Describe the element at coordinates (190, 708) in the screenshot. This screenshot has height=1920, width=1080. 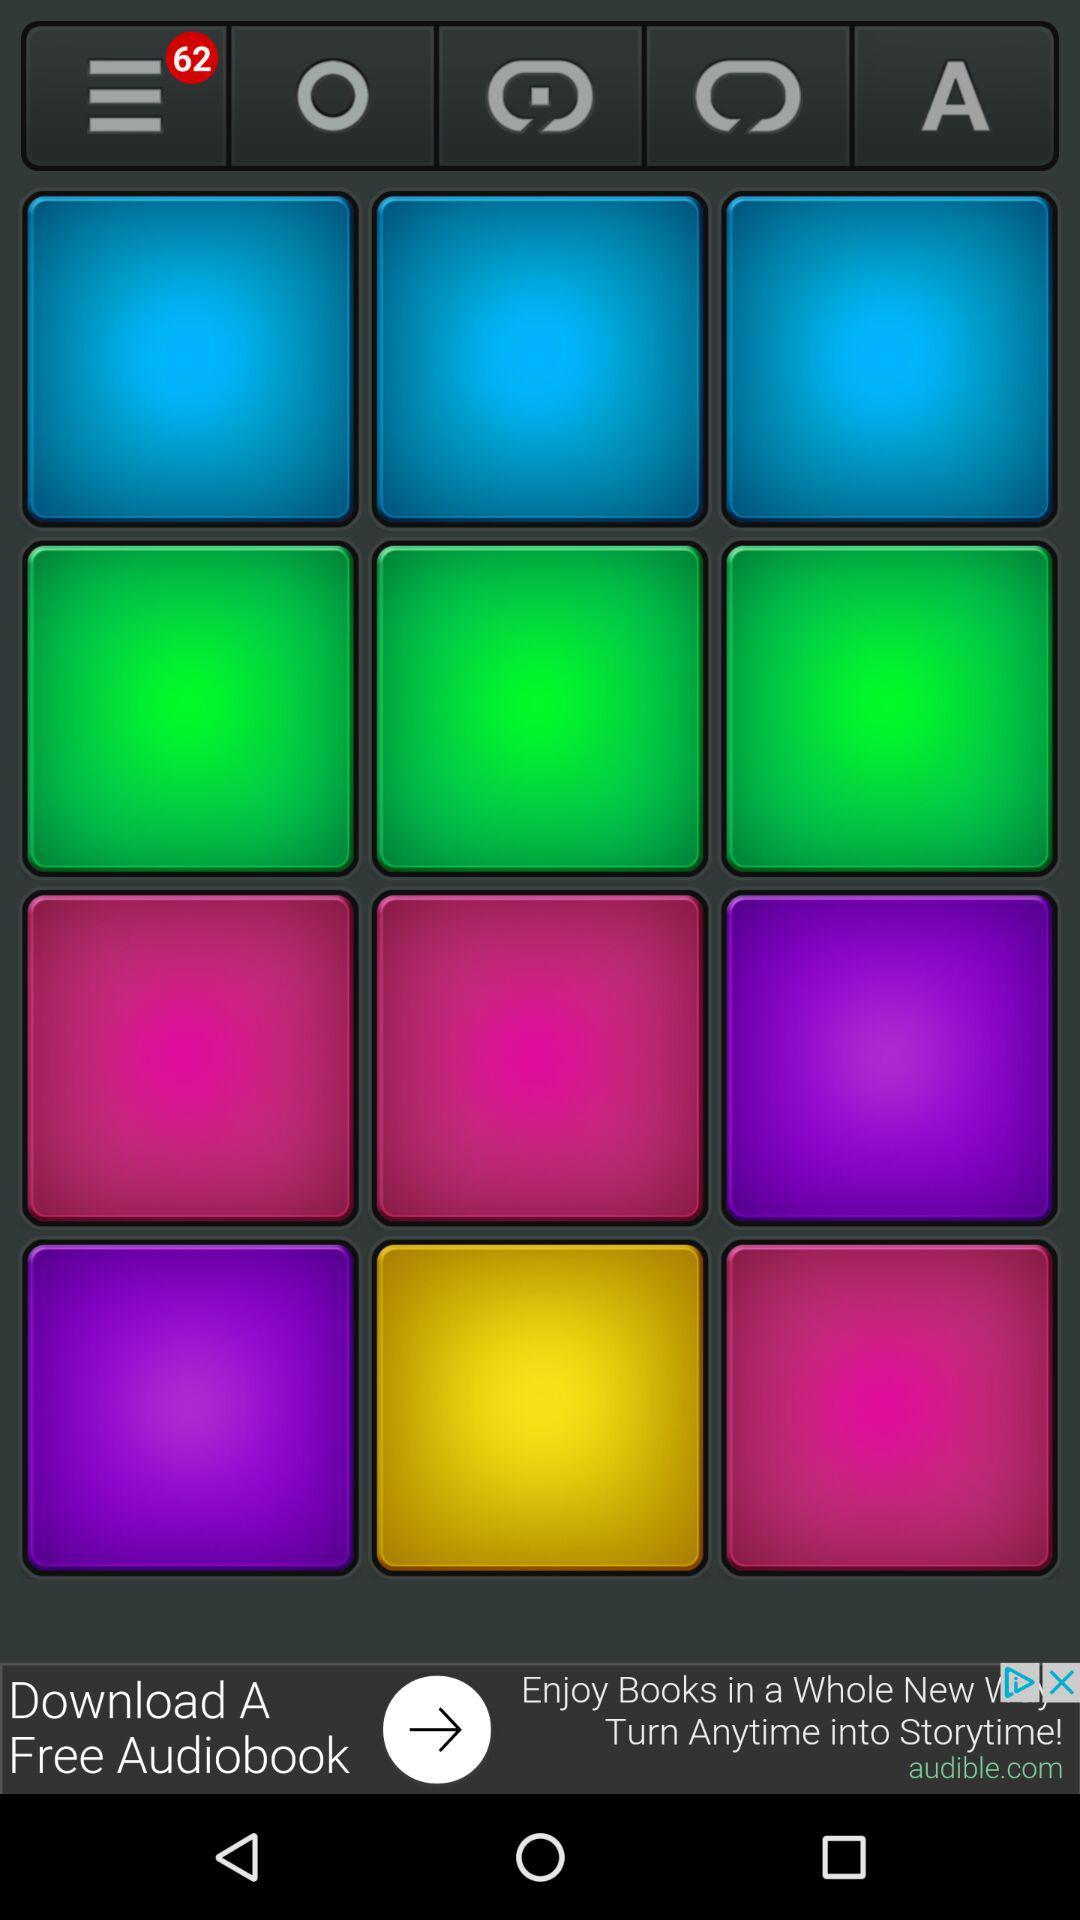
I see `choose green square` at that location.